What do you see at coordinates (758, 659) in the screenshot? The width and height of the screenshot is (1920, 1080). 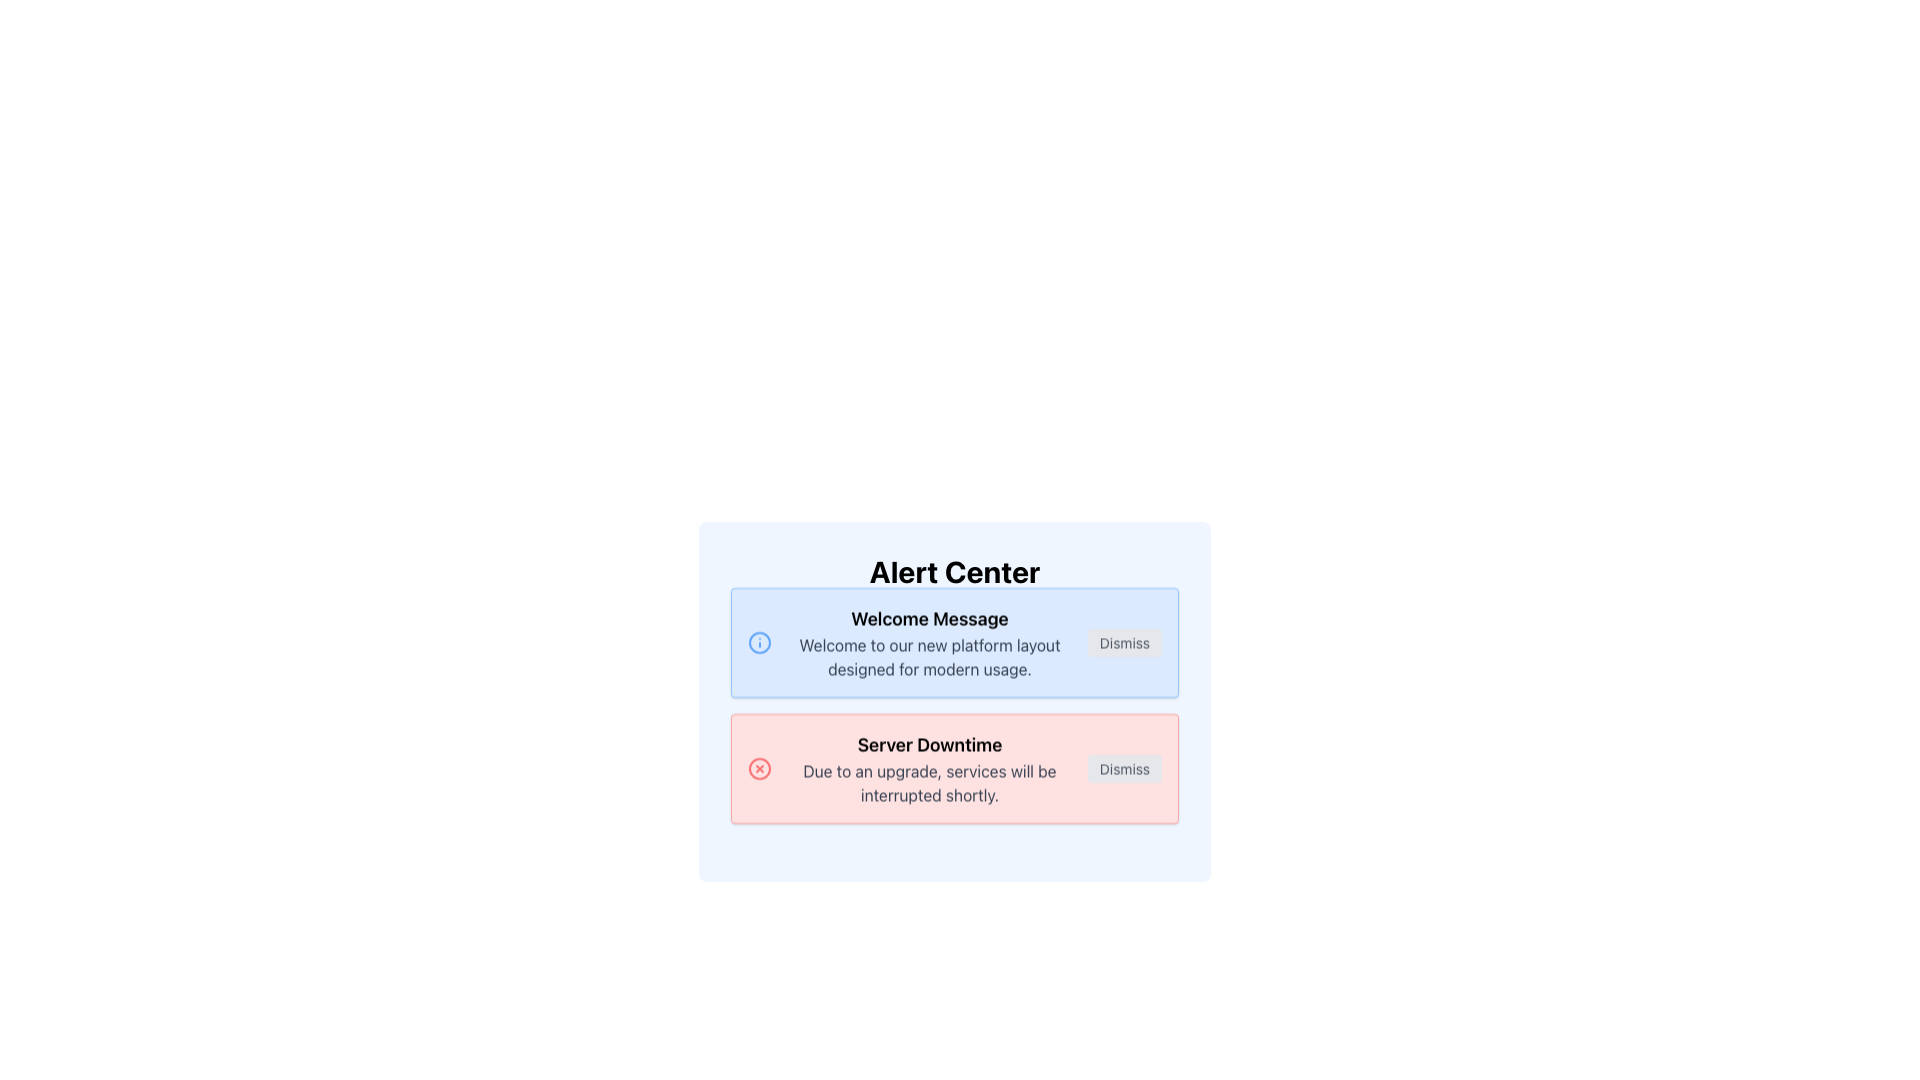 I see `the decorative circular component of the information icon located to the left of the 'Welcome Message' section` at bounding box center [758, 659].